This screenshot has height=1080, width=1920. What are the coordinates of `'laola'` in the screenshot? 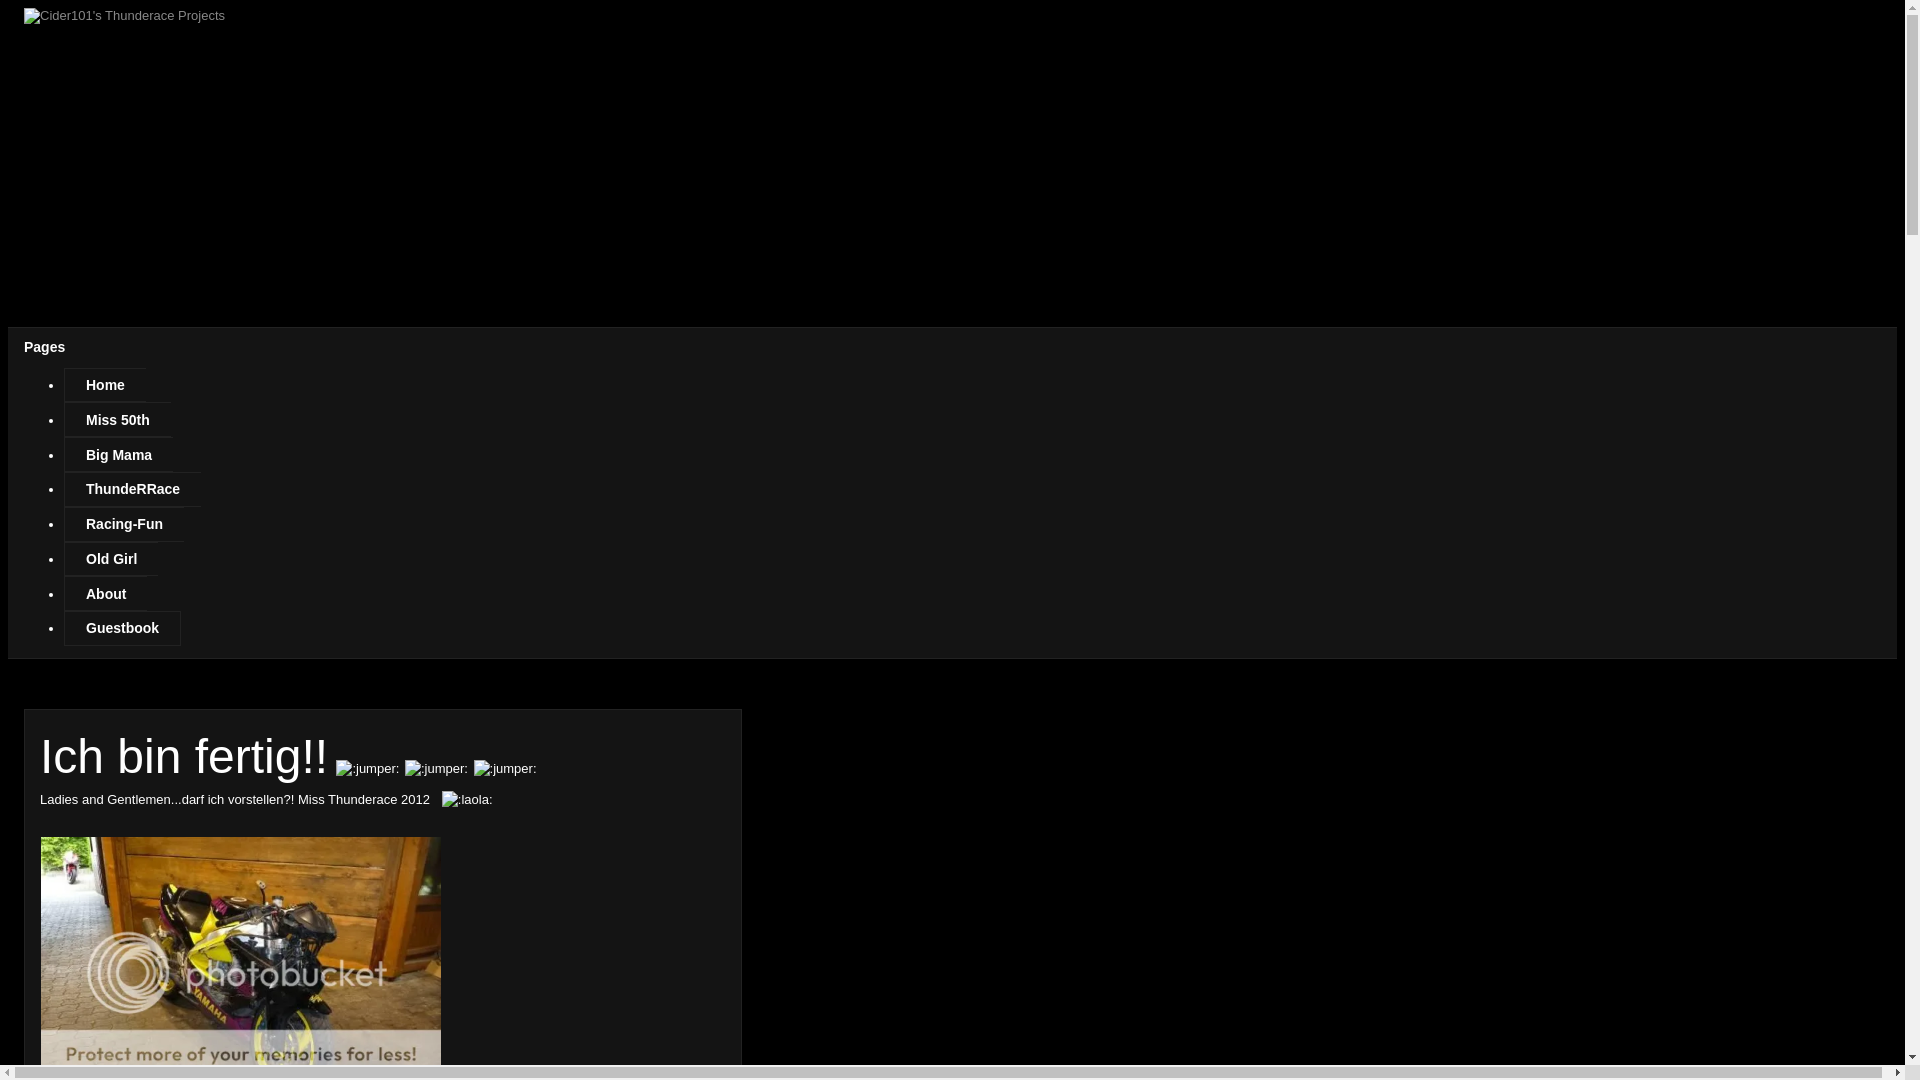 It's located at (466, 798).